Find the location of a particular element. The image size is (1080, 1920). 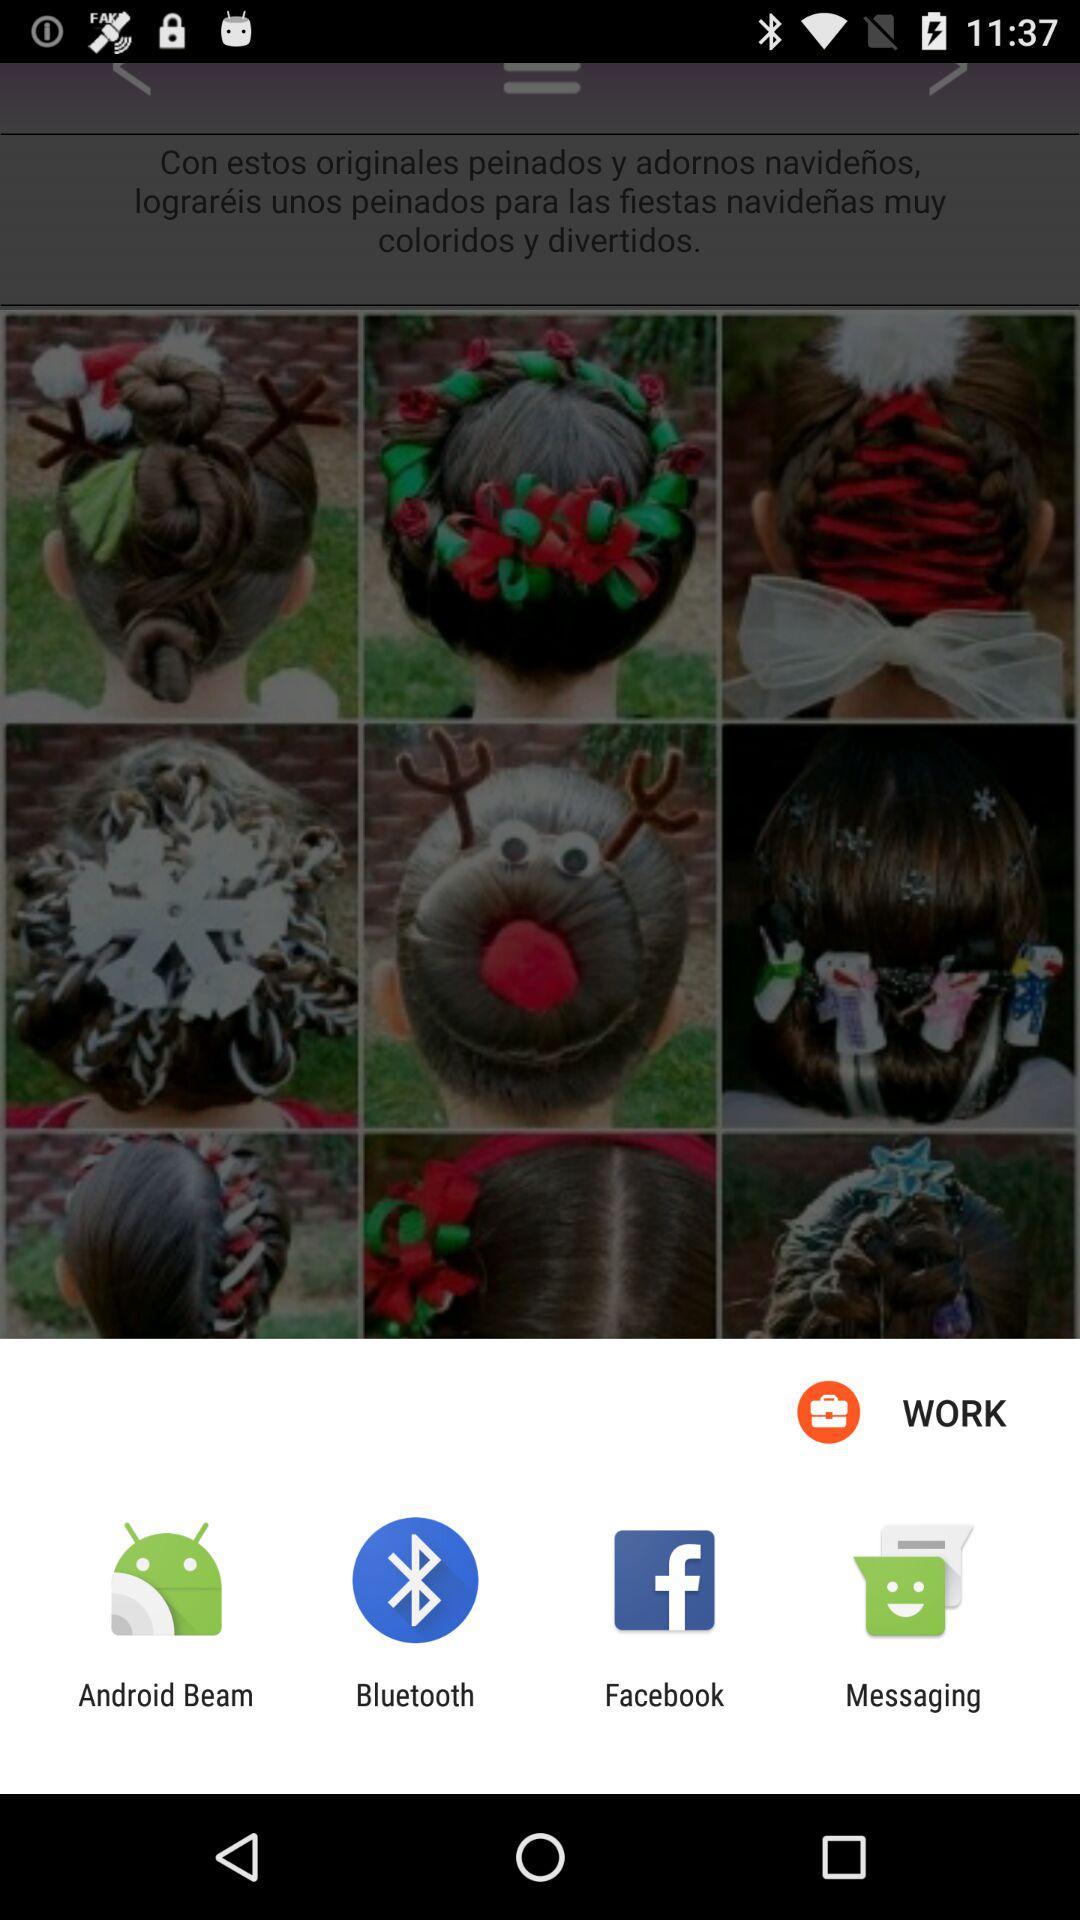

the app next to facebook is located at coordinates (913, 1711).